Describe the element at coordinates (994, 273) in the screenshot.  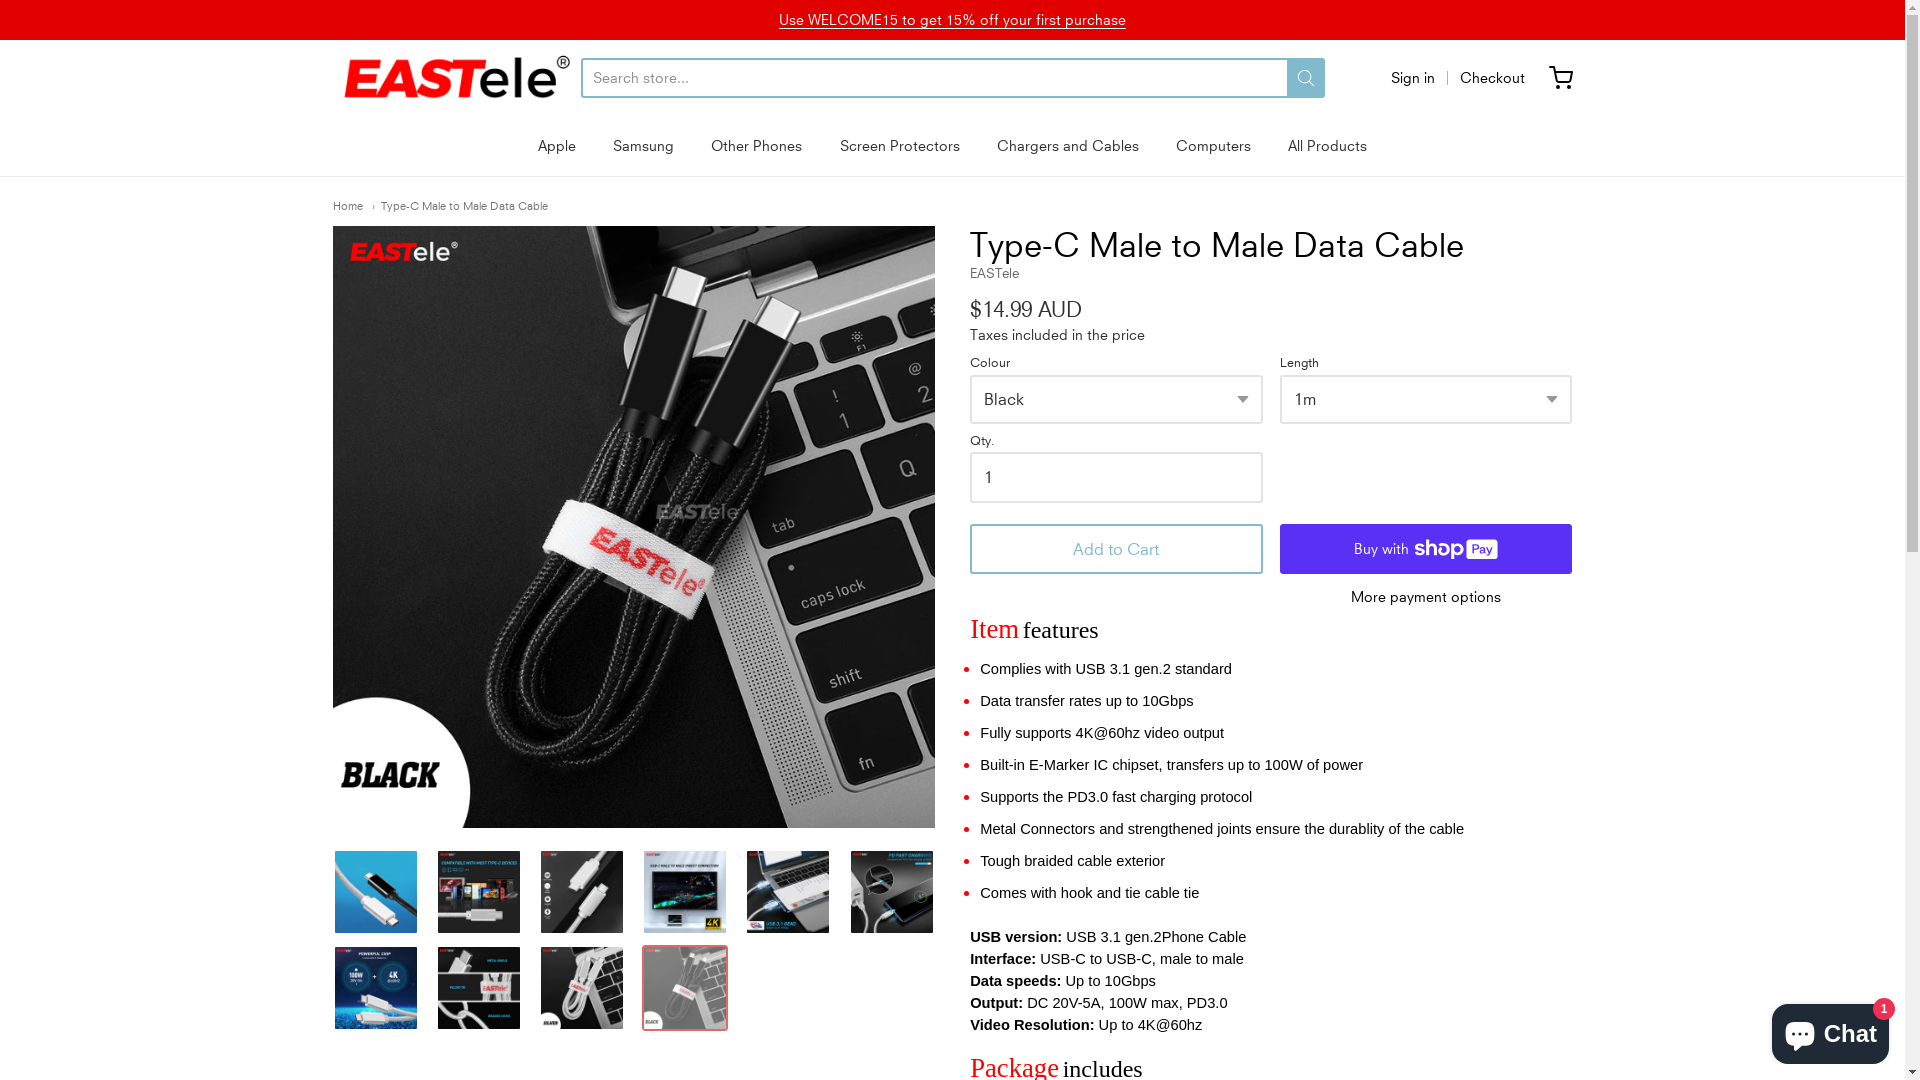
I see `'EASTele'` at that location.